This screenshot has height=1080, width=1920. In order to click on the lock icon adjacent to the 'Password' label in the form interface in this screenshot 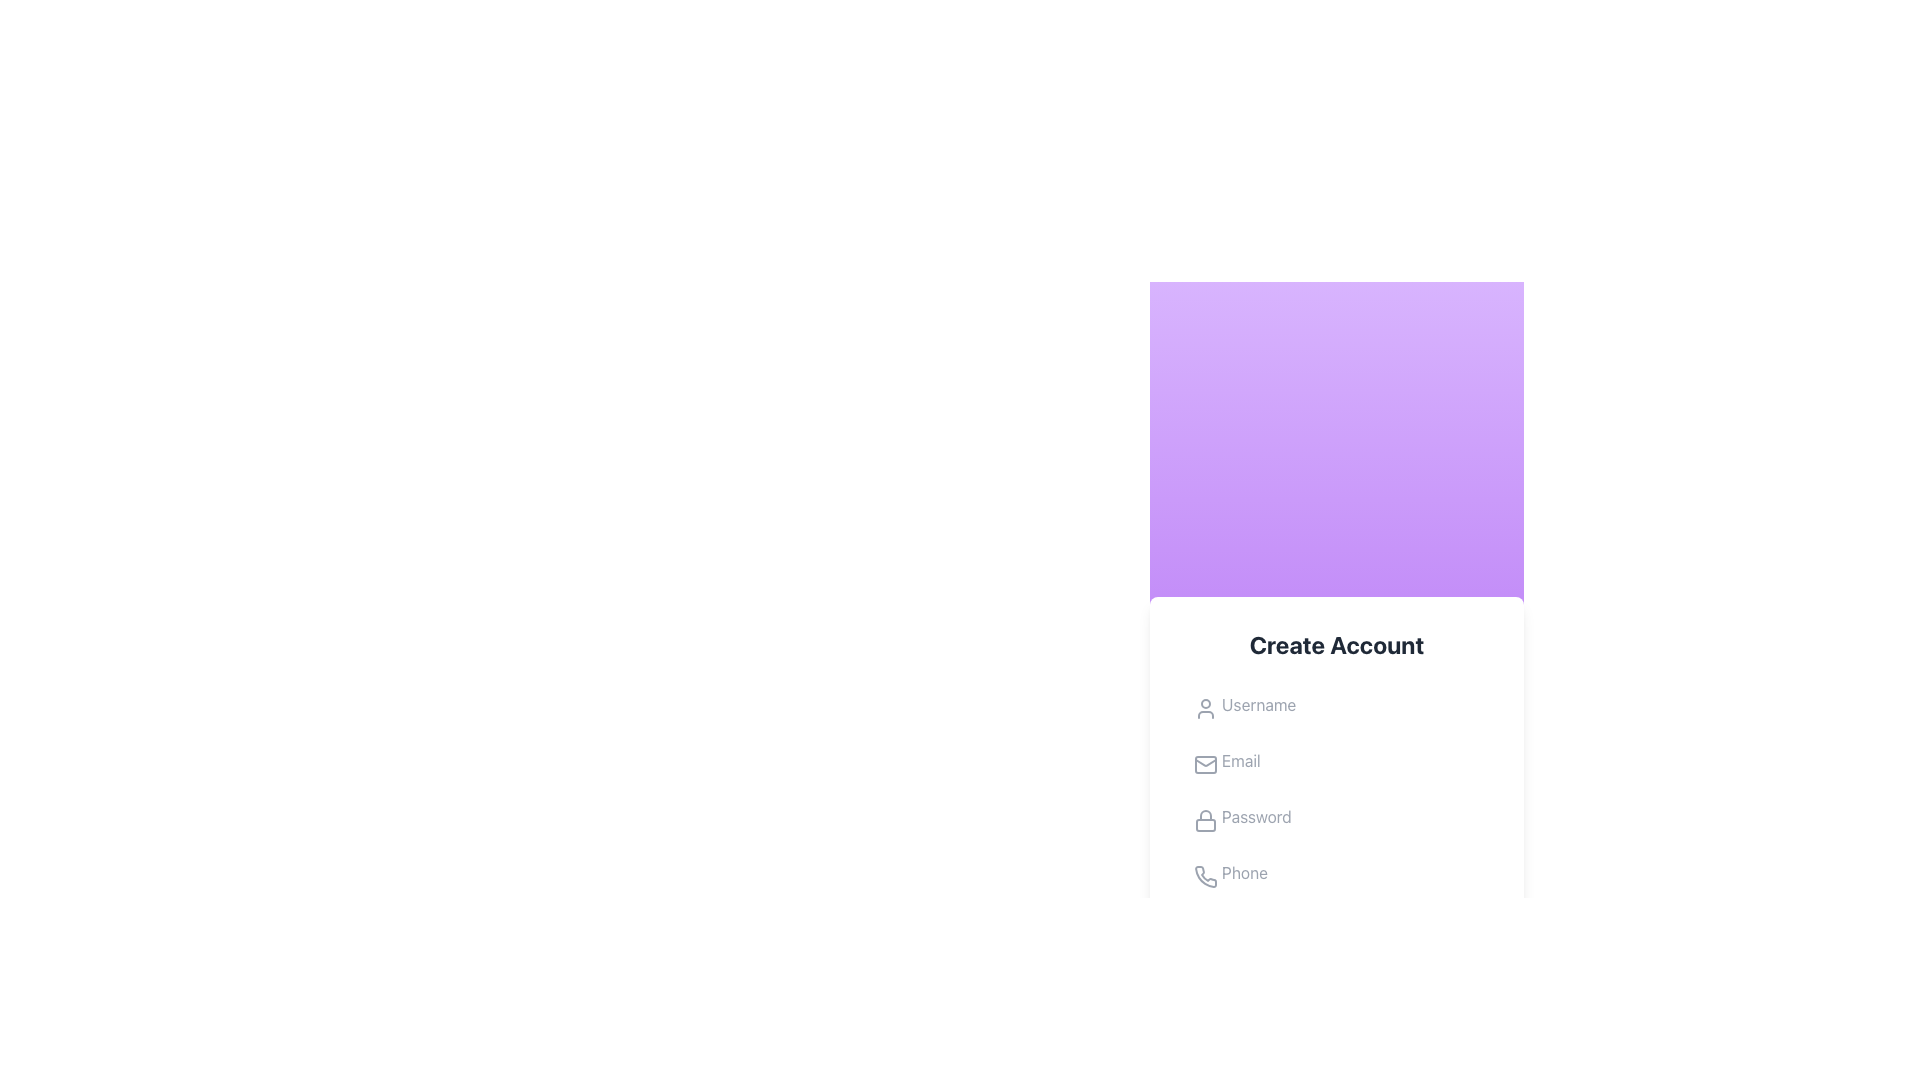, I will do `click(1204, 815)`.